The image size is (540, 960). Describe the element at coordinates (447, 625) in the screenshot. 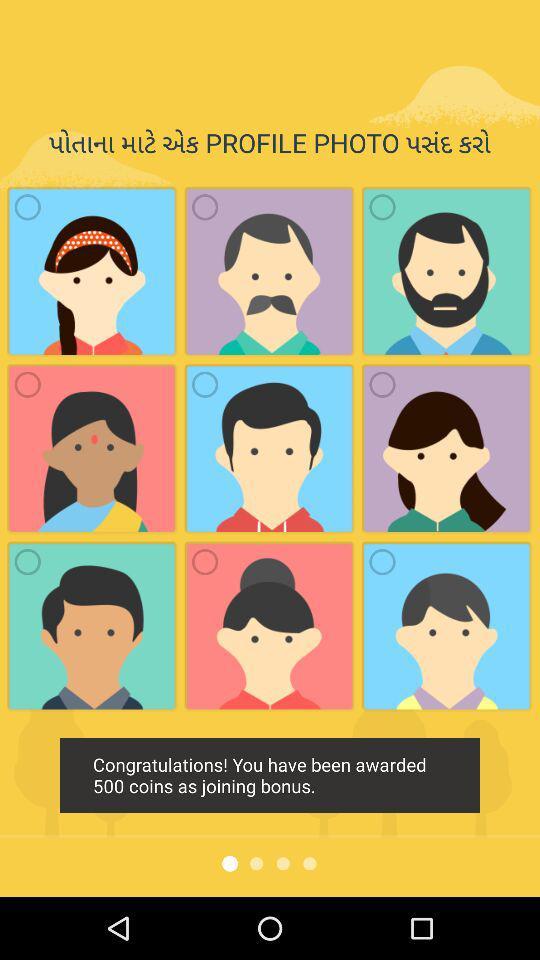

I see `the image in the 3rd row 3rd image at right corner` at that location.